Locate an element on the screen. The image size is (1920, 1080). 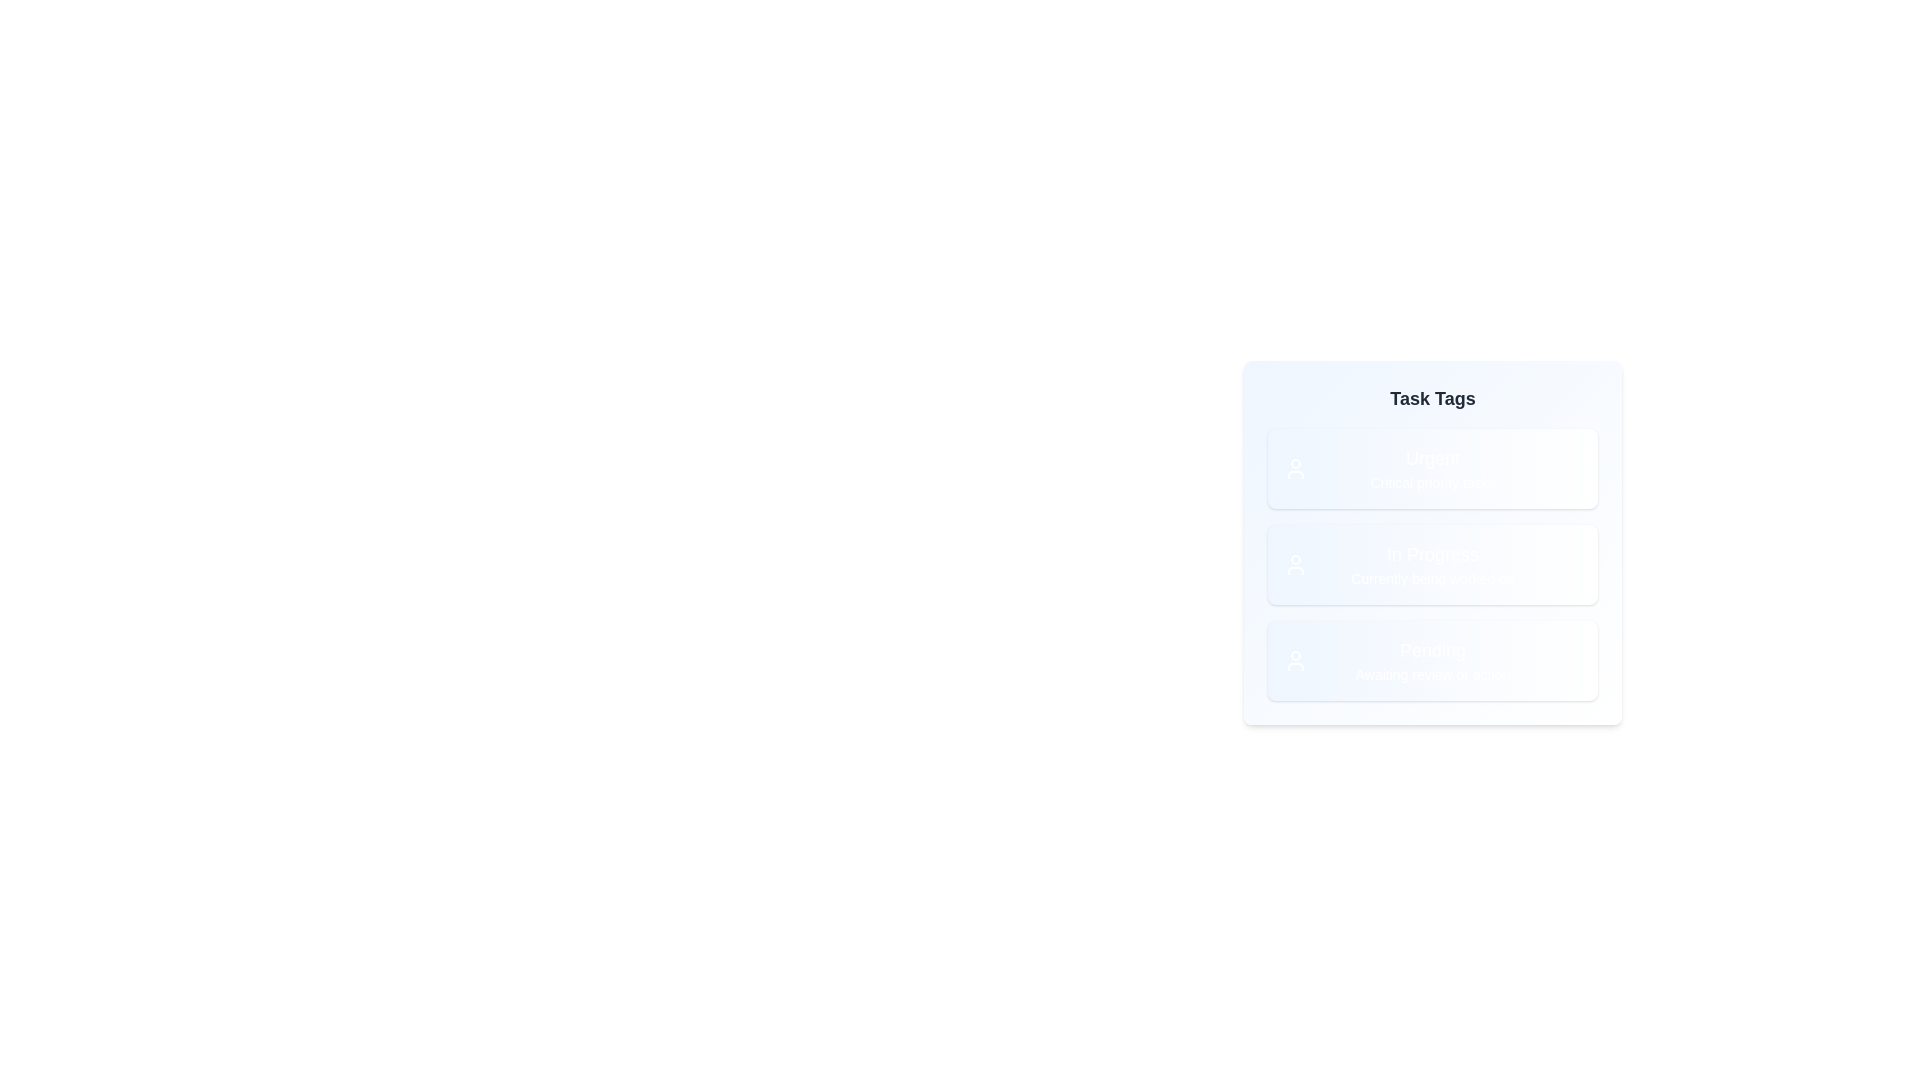
the tag labeled 'Urgent' to observe hover-based interaction is located at coordinates (1432, 469).